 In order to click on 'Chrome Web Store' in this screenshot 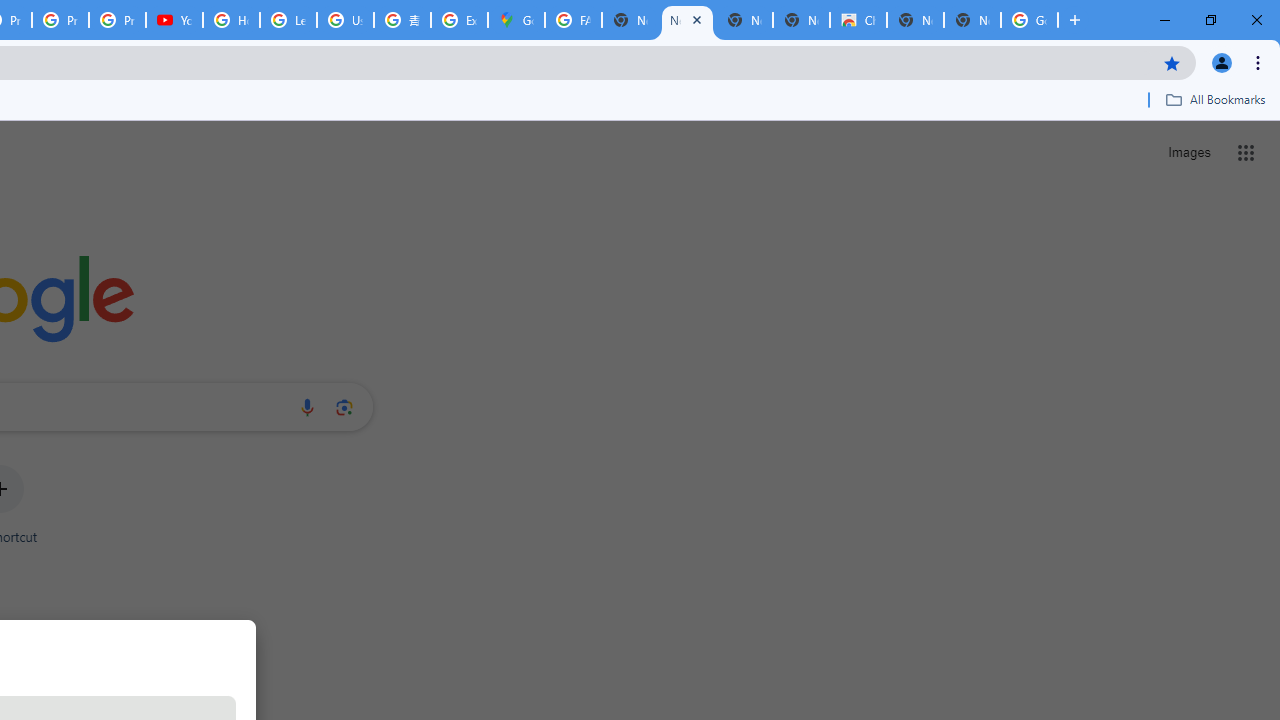, I will do `click(858, 20)`.